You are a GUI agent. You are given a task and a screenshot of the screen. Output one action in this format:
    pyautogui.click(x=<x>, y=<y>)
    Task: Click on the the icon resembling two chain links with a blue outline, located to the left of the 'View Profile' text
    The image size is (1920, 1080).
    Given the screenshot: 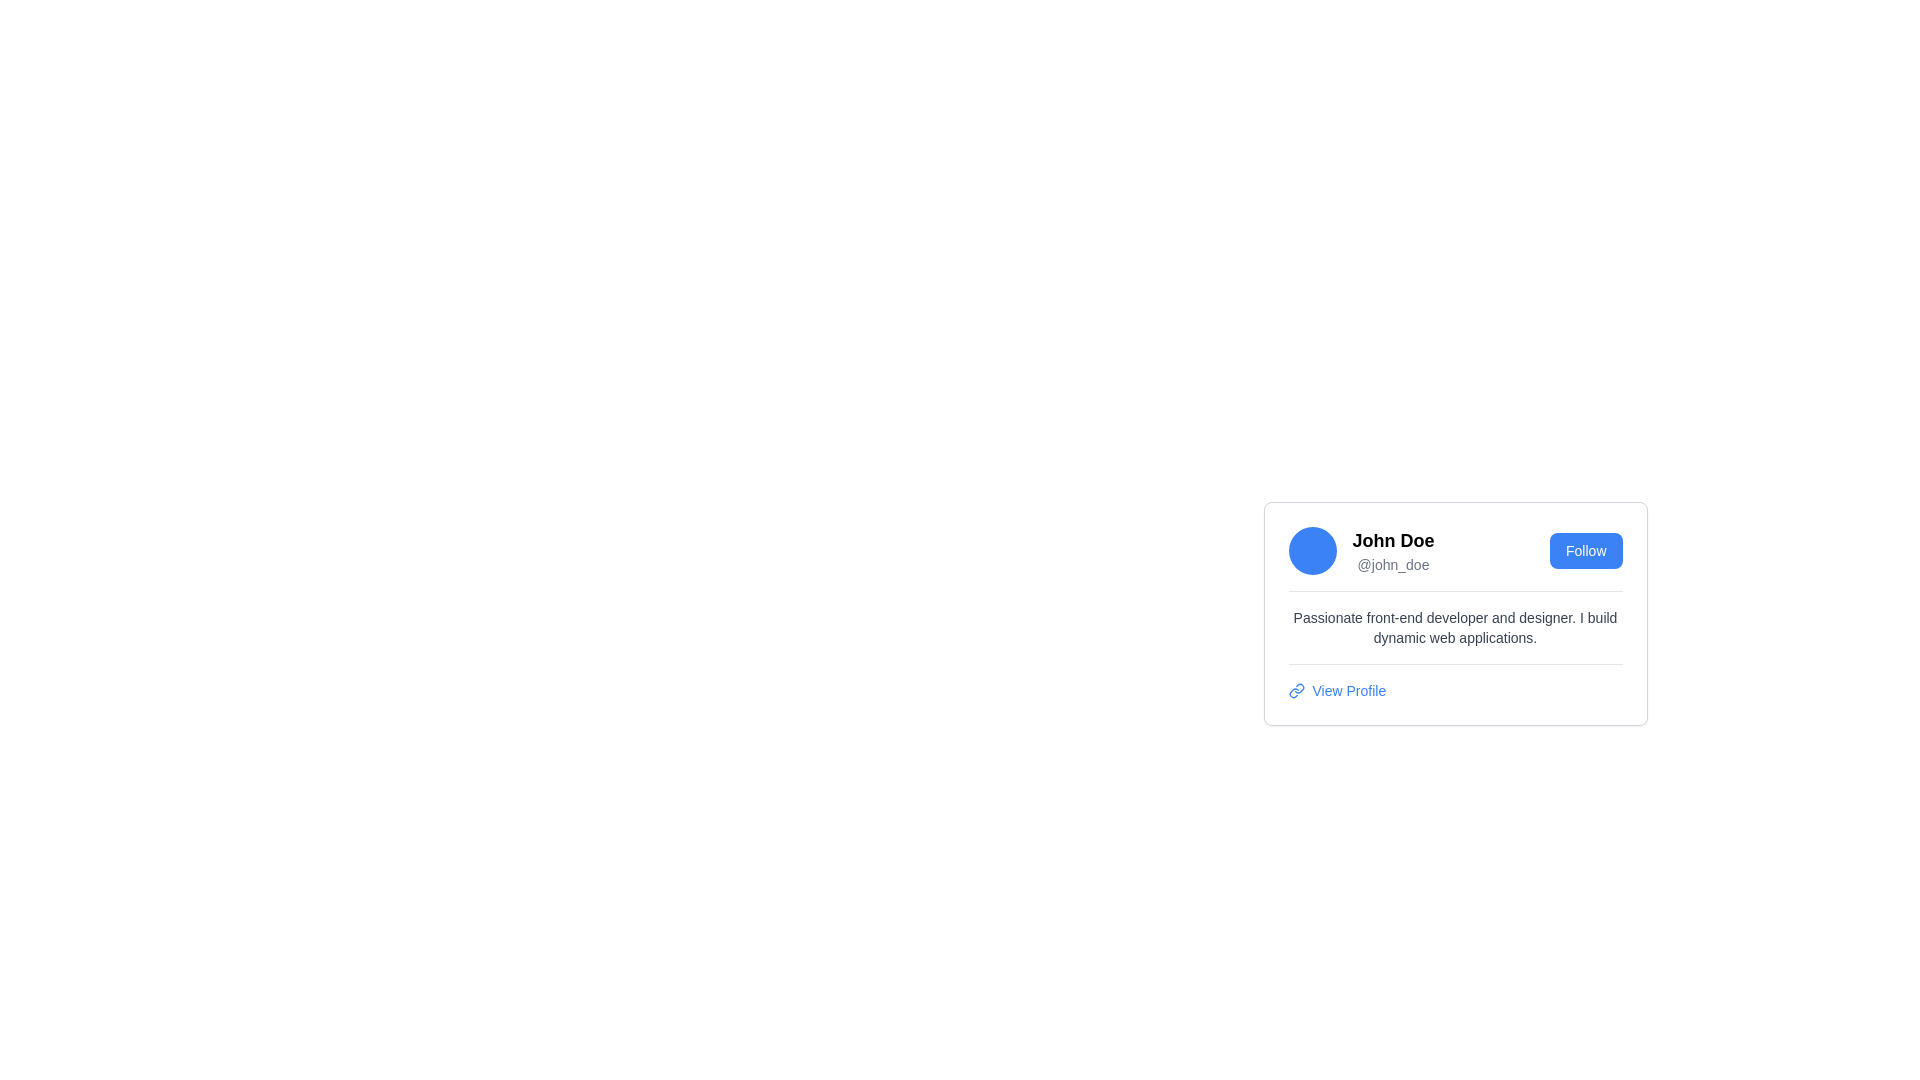 What is the action you would take?
    pyautogui.click(x=1296, y=689)
    